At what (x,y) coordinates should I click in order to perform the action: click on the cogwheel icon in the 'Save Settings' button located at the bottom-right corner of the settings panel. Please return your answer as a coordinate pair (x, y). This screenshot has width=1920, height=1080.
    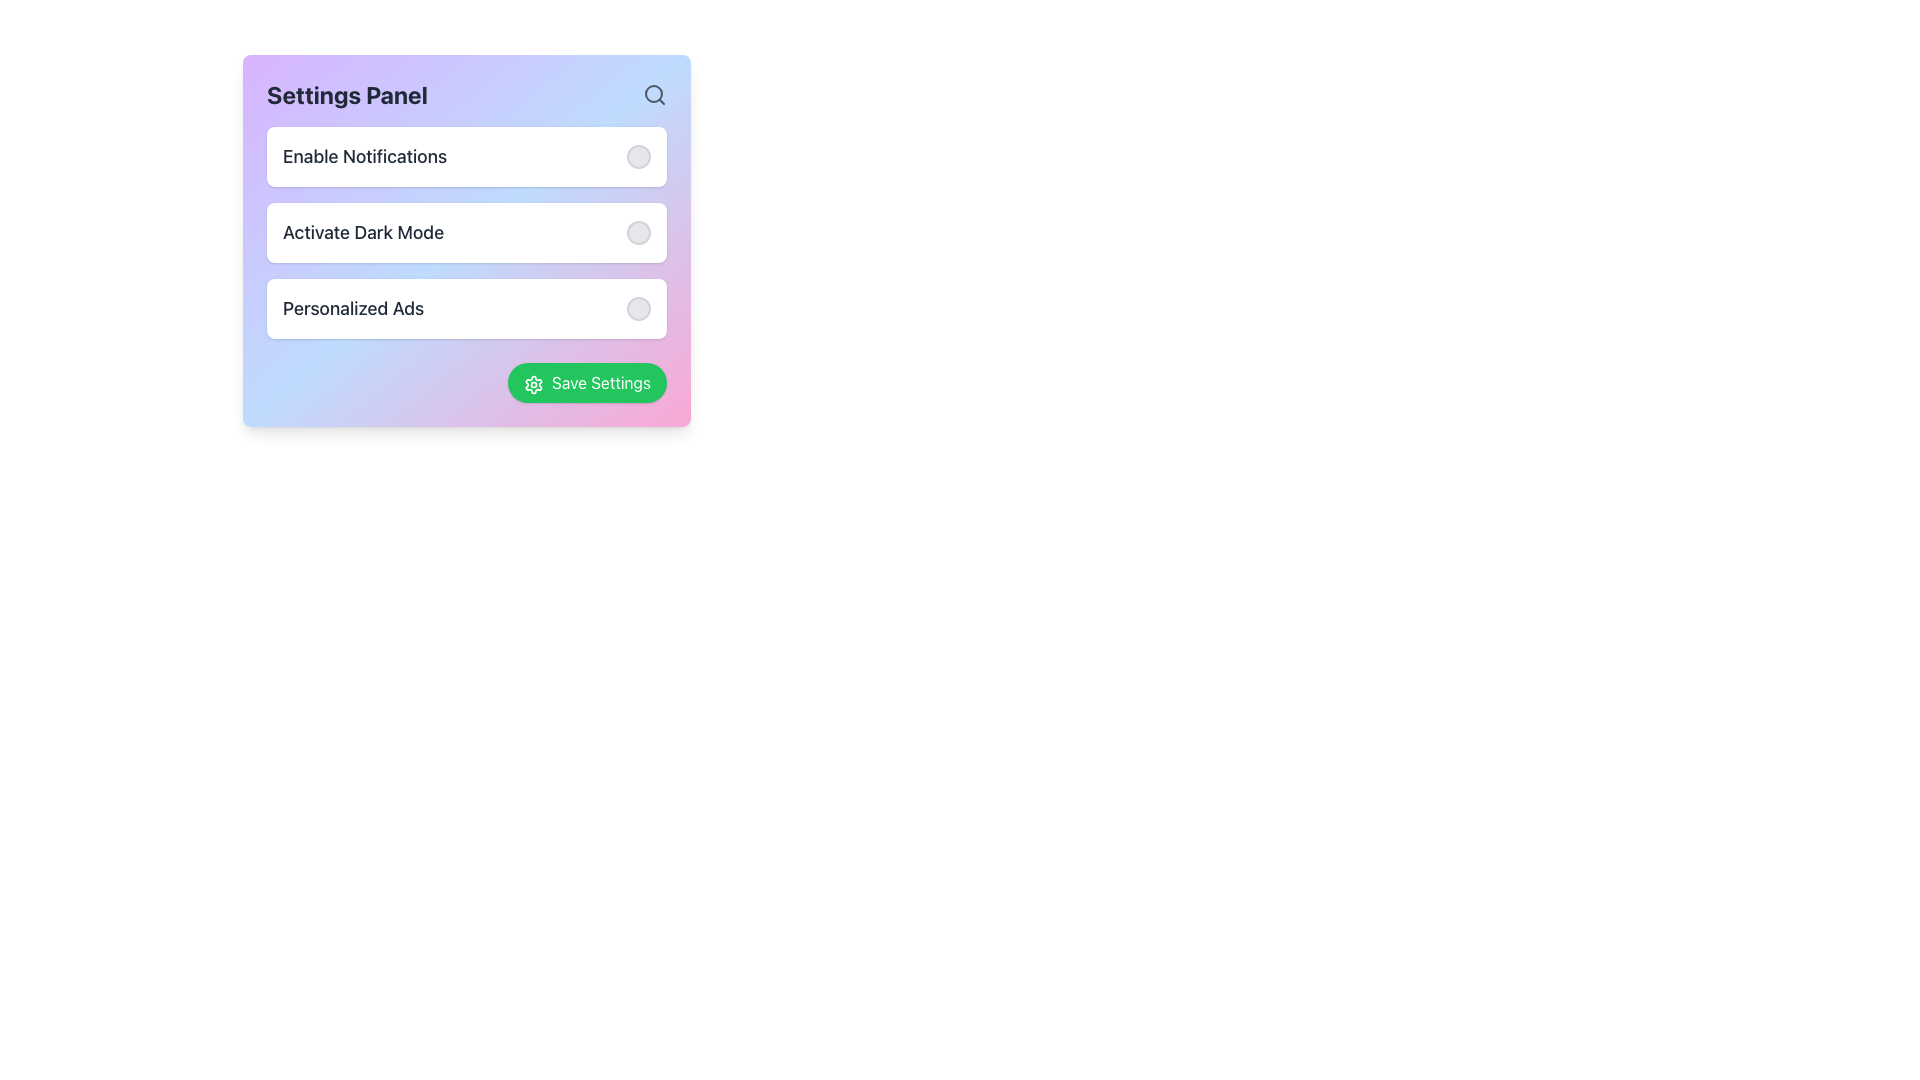
    Looking at the image, I should click on (533, 384).